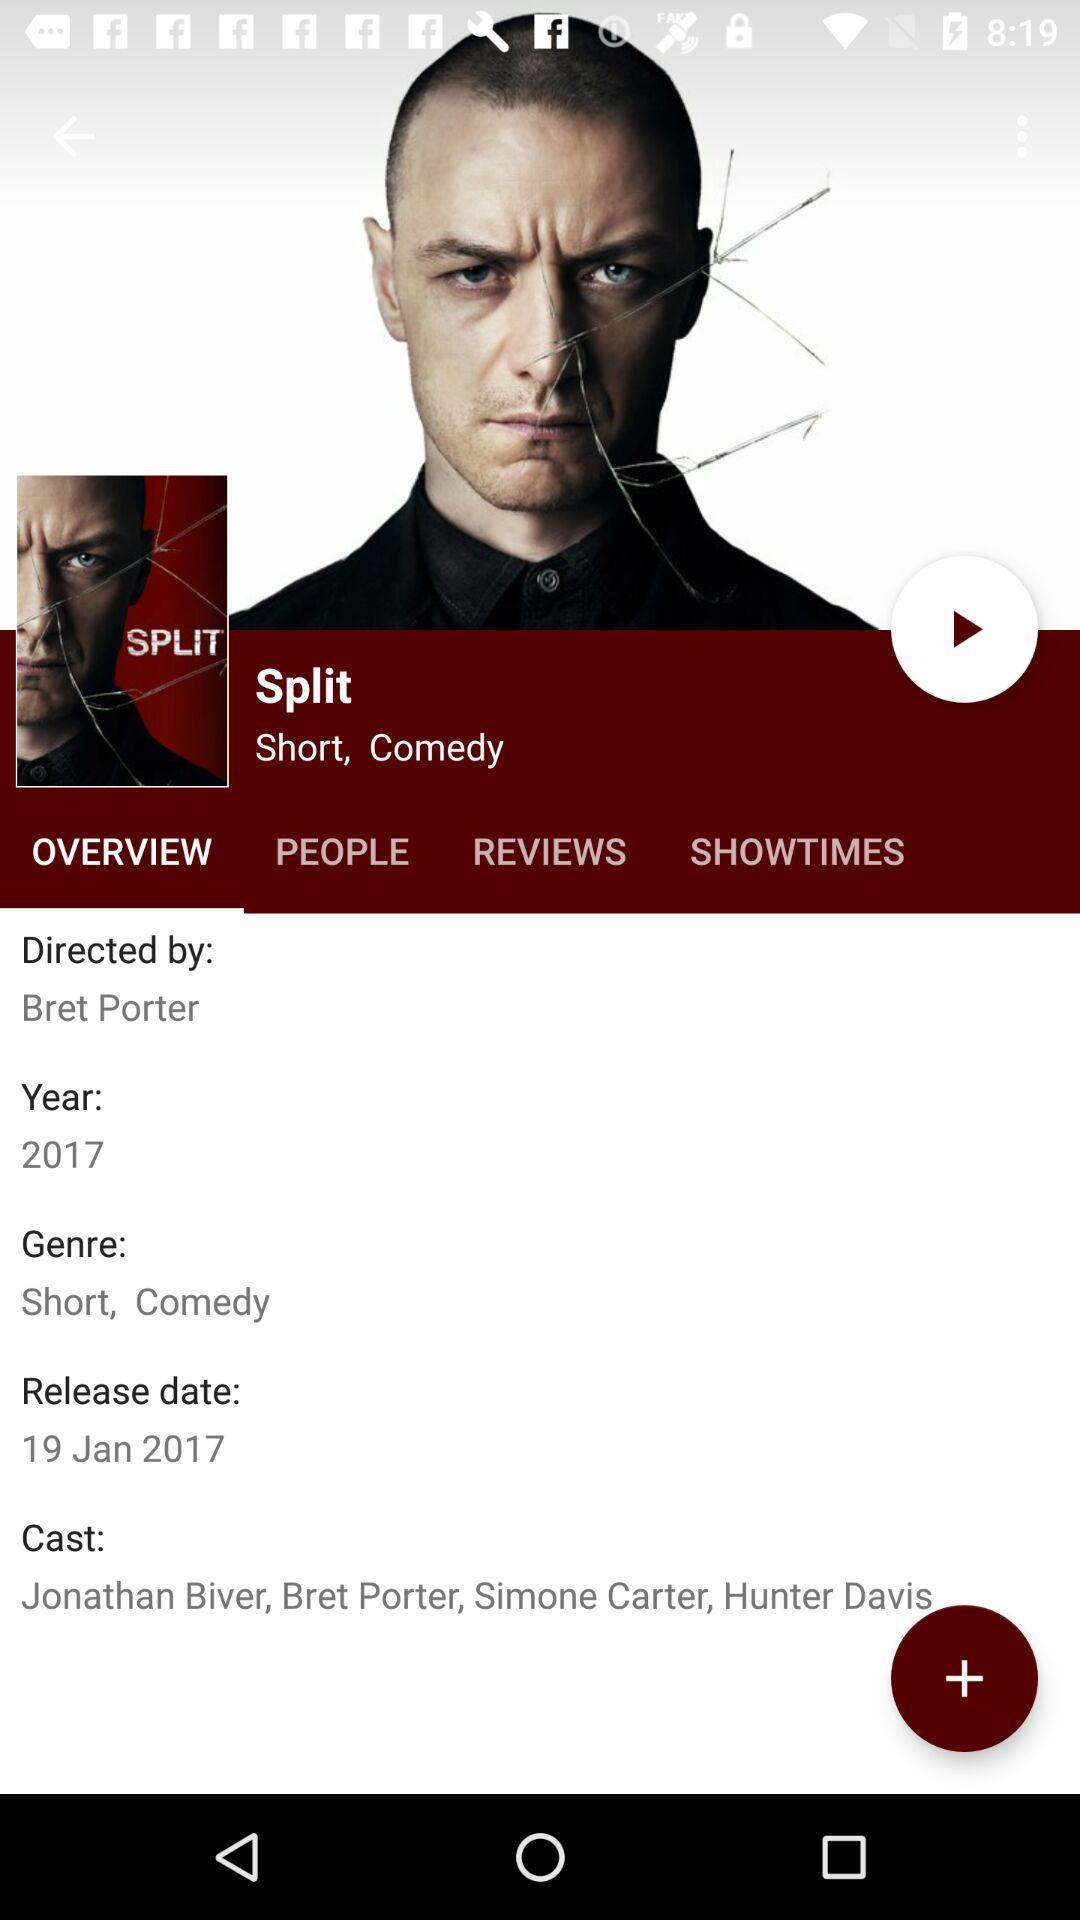  What do you see at coordinates (122, 629) in the screenshot?
I see `movie poster` at bounding box center [122, 629].